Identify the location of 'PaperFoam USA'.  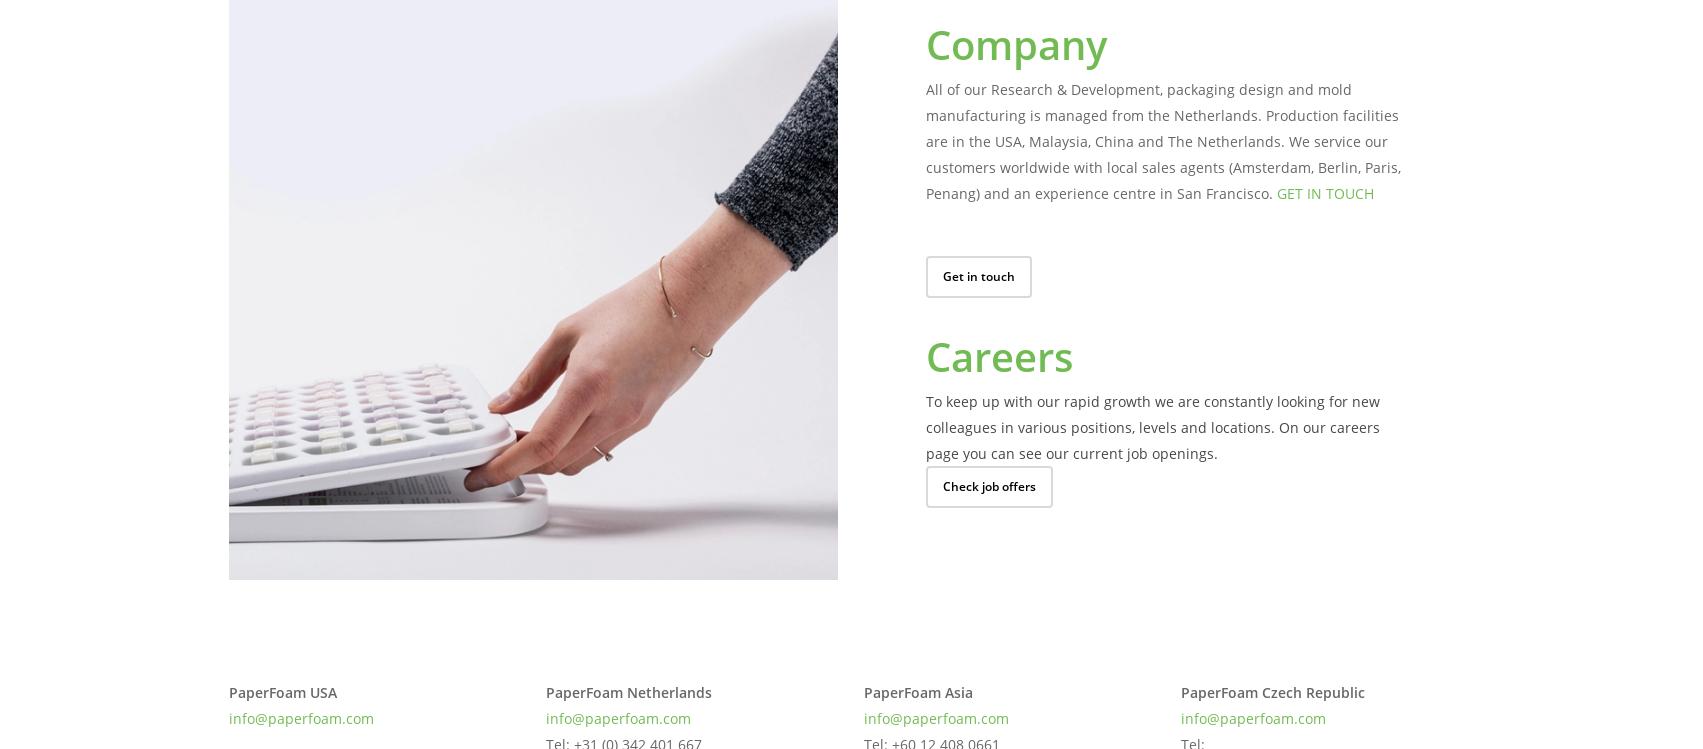
(281, 691).